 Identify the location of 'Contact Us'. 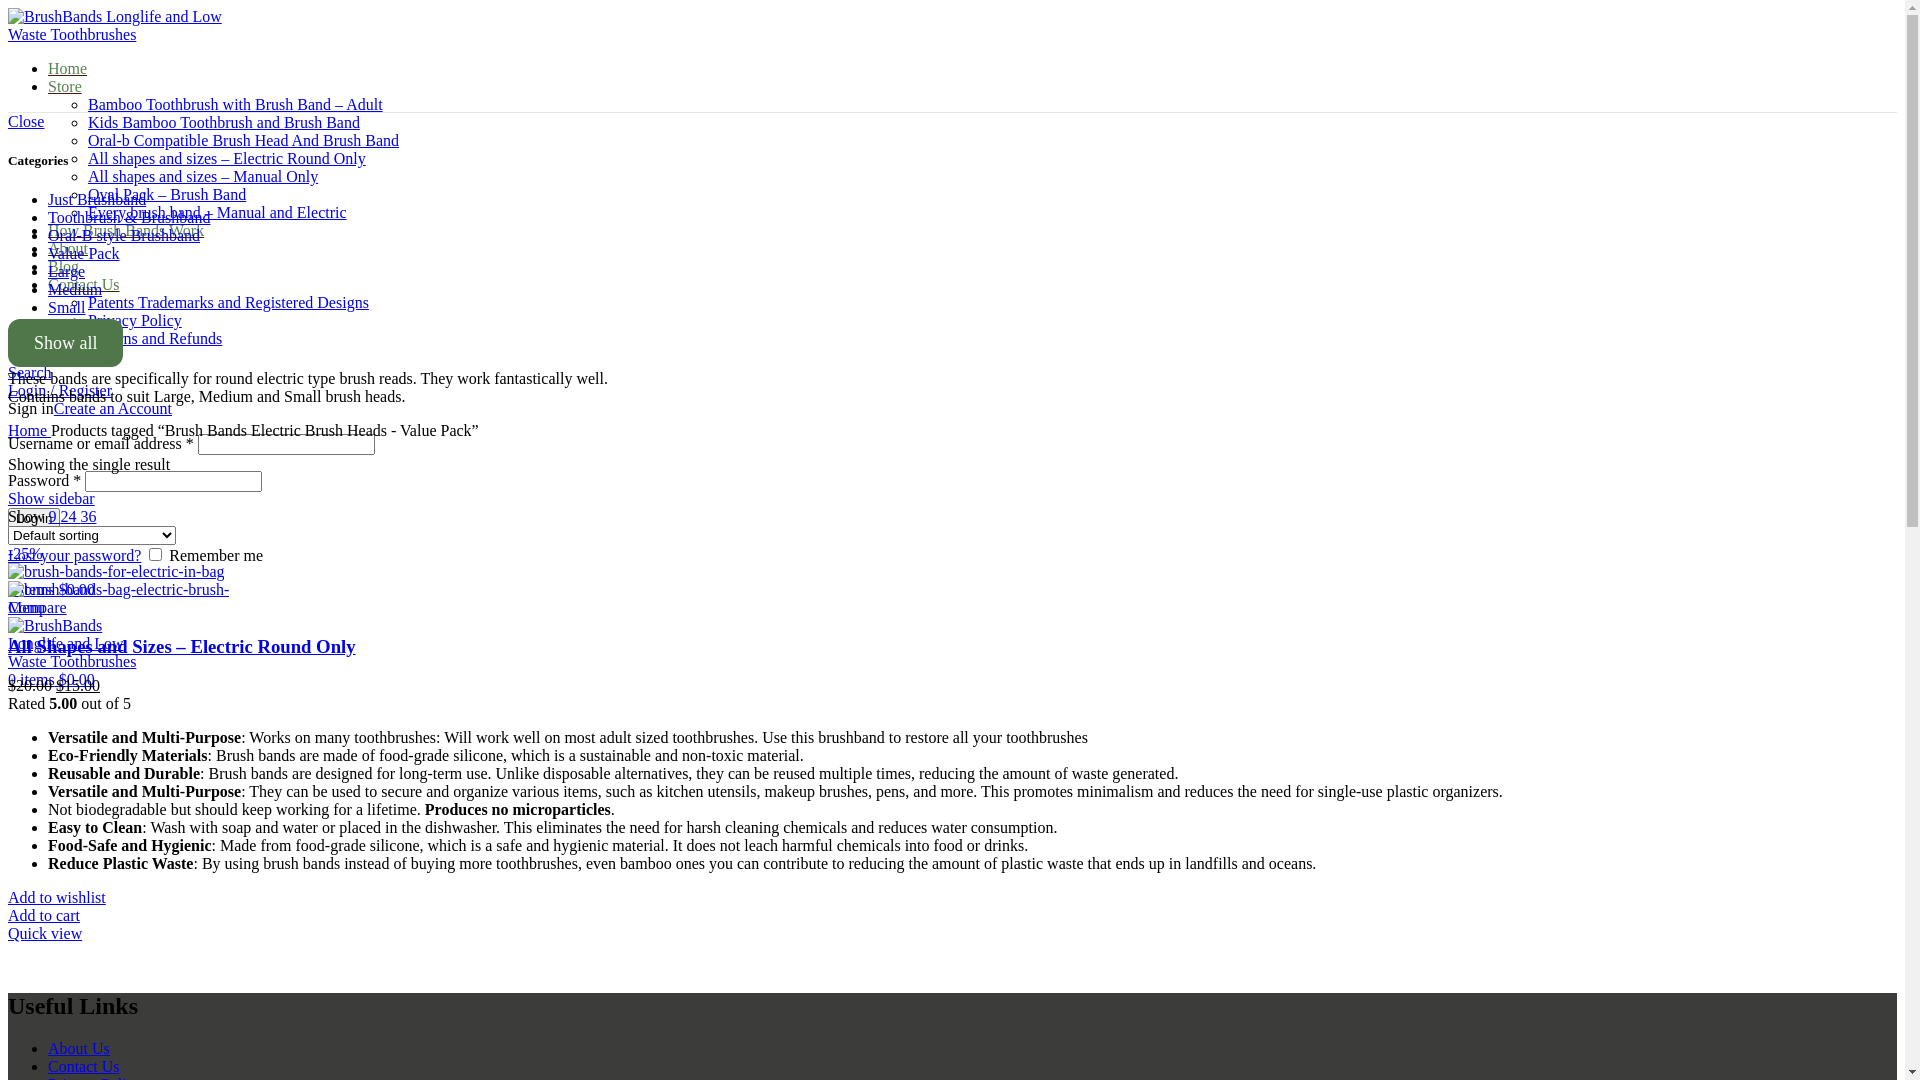
(82, 1065).